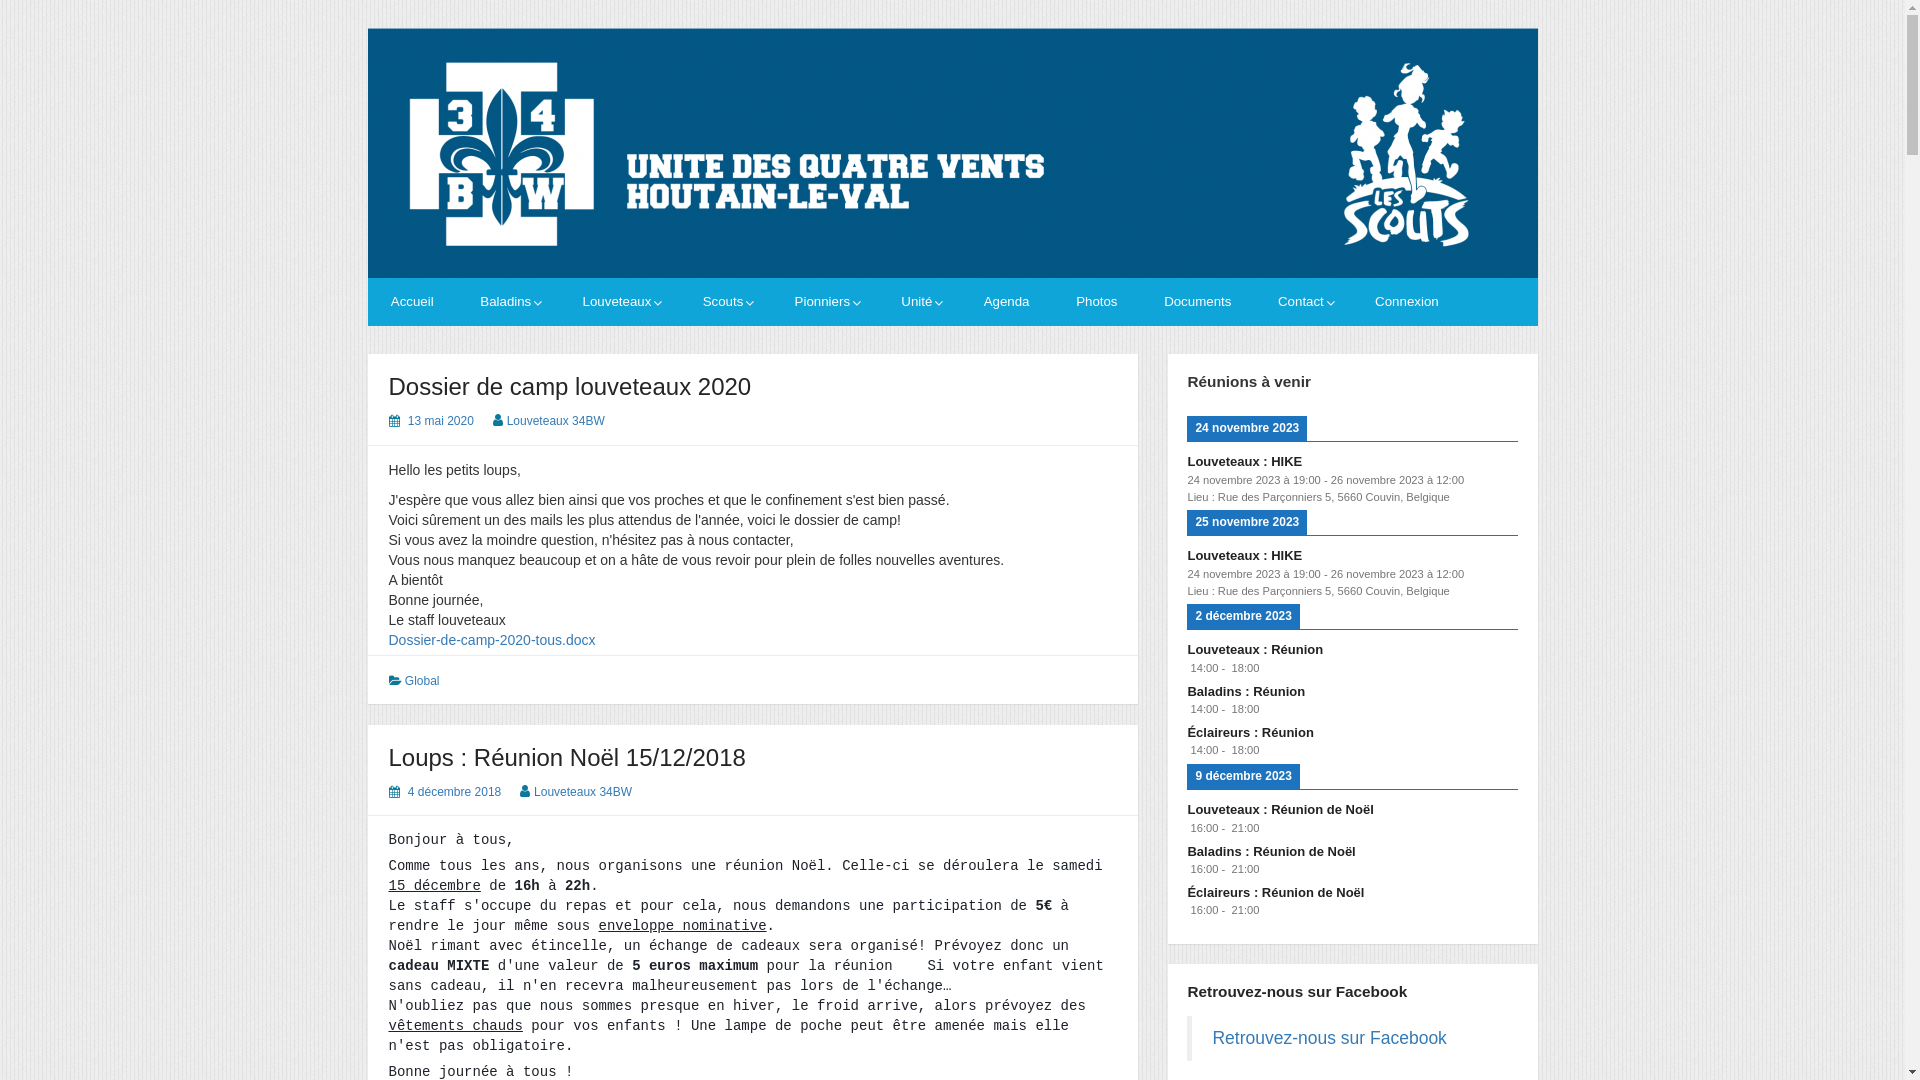 The image size is (1920, 1080). Describe the element at coordinates (411, 301) in the screenshot. I see `'Accueil'` at that location.